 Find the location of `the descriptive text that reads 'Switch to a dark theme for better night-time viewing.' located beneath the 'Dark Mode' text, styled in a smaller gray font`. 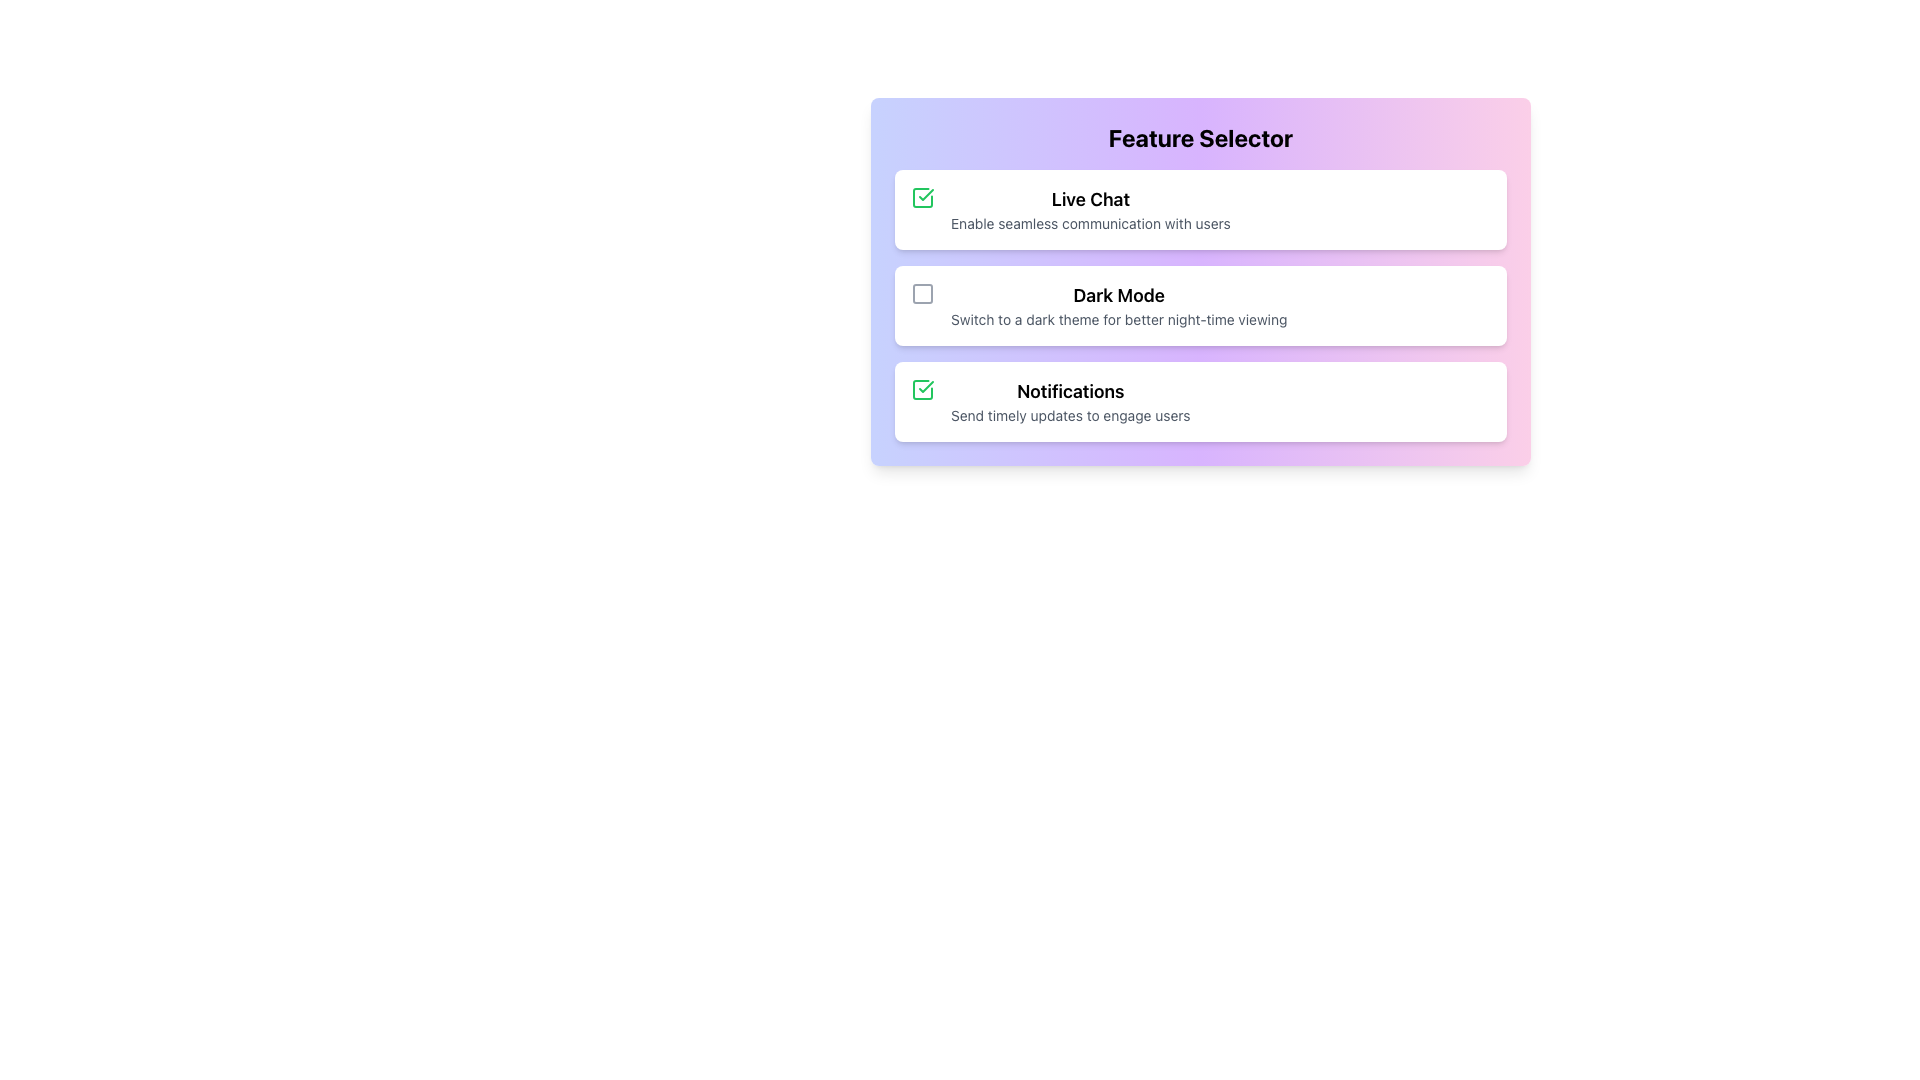

the descriptive text that reads 'Switch to a dark theme for better night-time viewing.' located beneath the 'Dark Mode' text, styled in a smaller gray font is located at coordinates (1118, 319).